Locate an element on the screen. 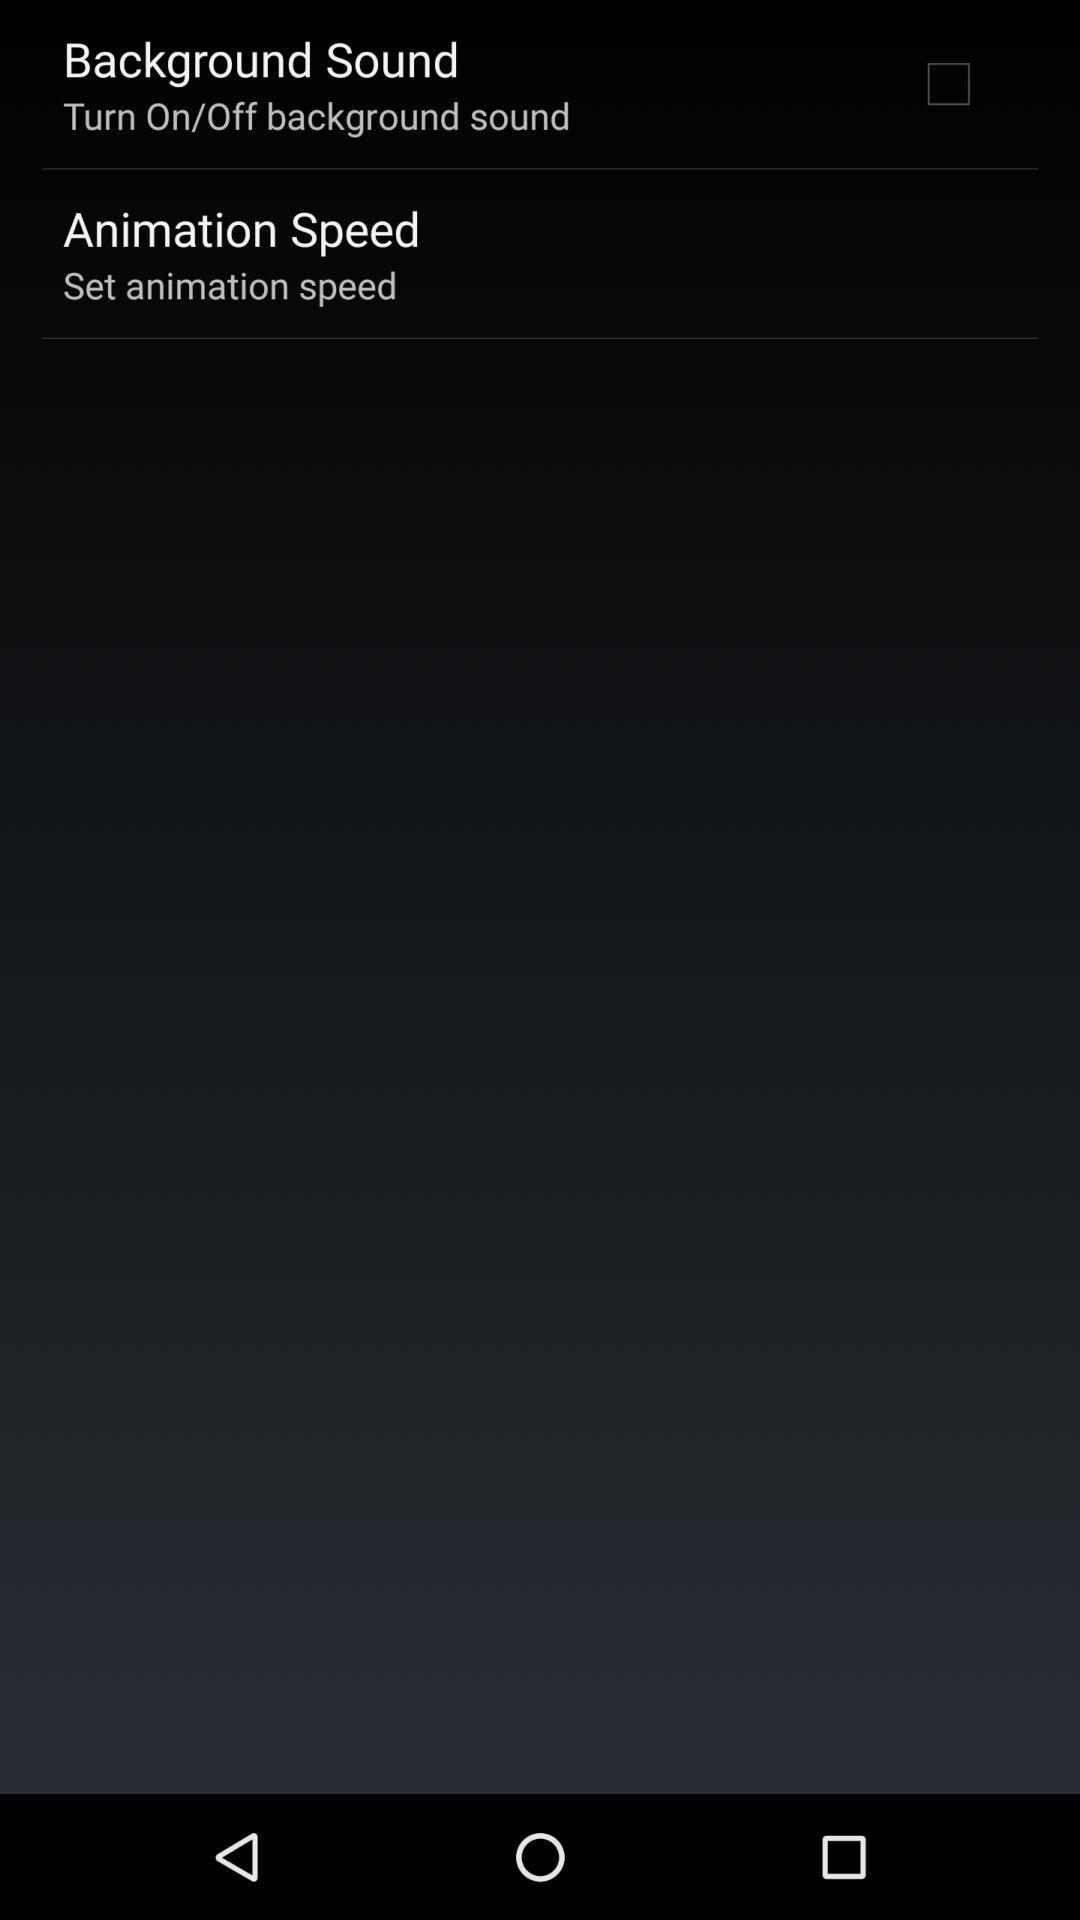  icon next to turn on off is located at coordinates (947, 82).